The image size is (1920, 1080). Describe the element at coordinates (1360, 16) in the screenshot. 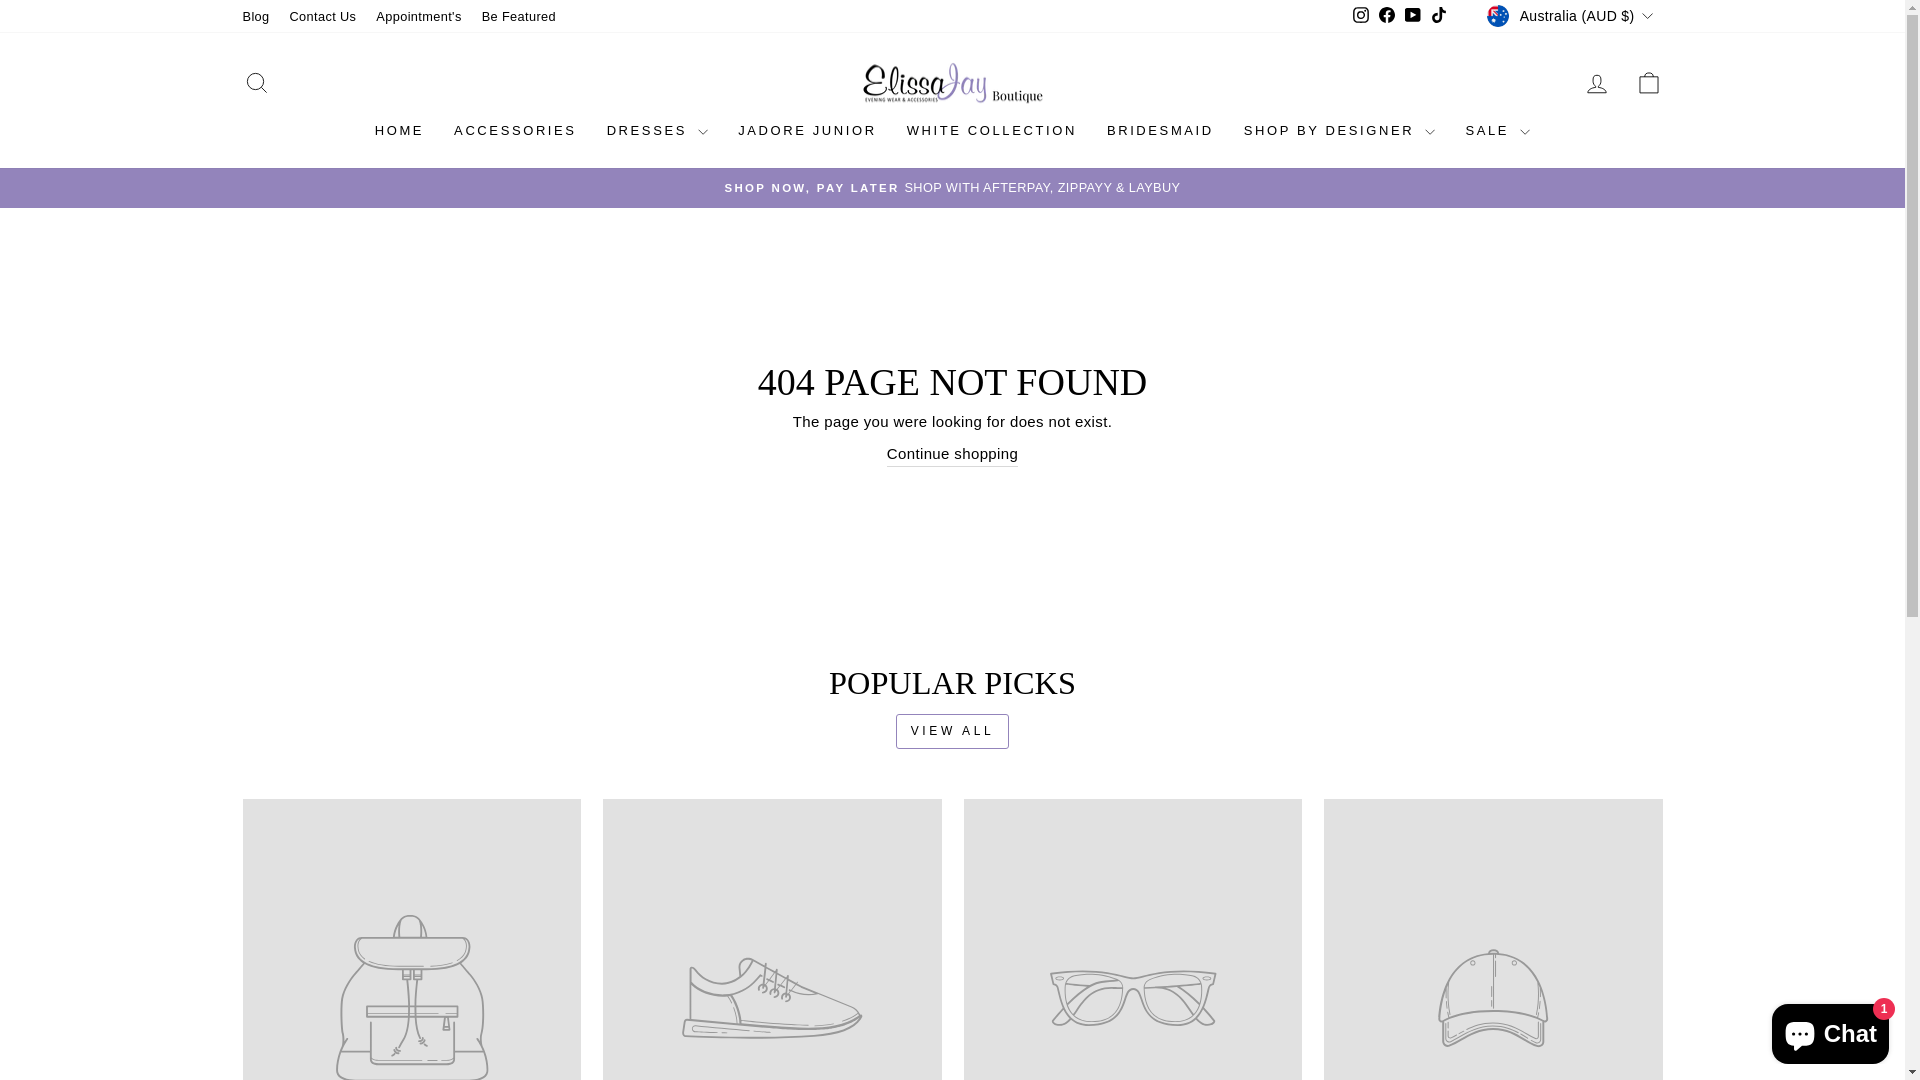

I see `'instagram` at that location.